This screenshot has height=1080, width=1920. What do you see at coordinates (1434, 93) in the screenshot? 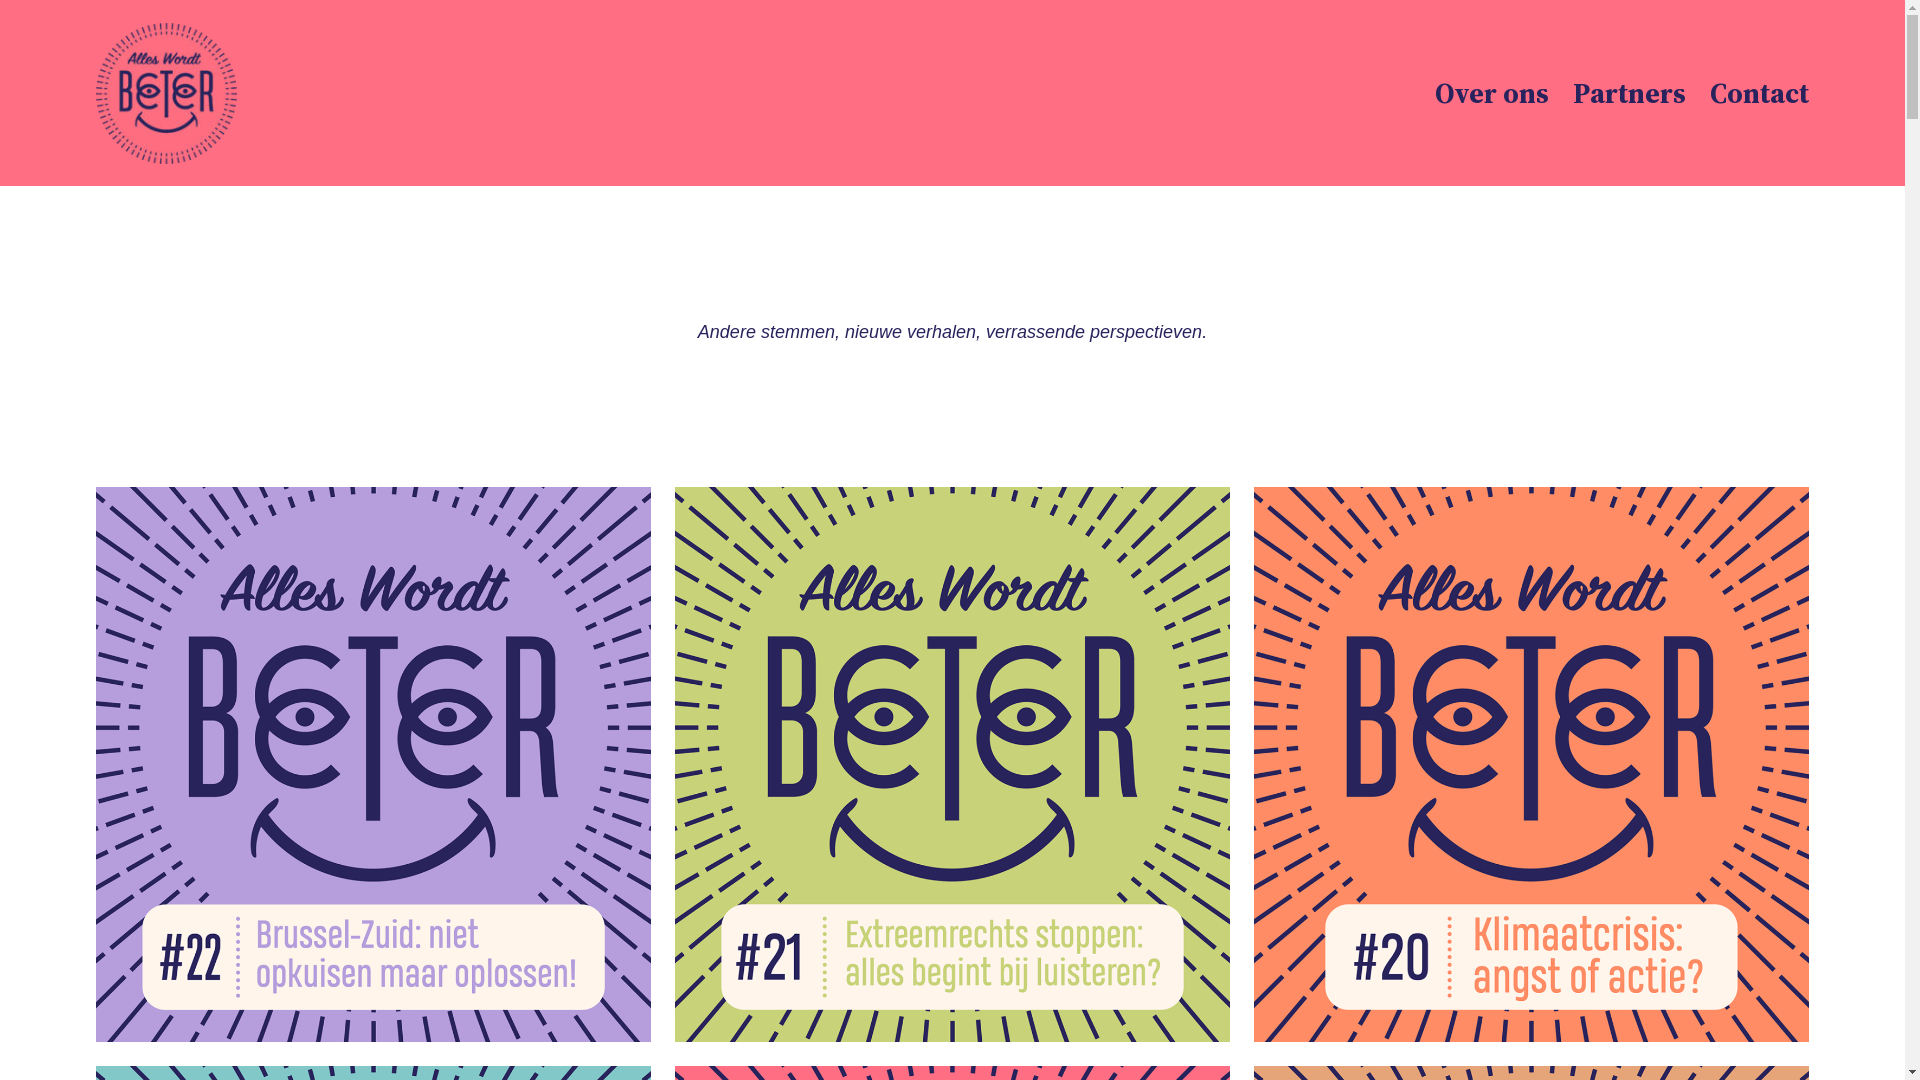
I see `'Over ons'` at bounding box center [1434, 93].